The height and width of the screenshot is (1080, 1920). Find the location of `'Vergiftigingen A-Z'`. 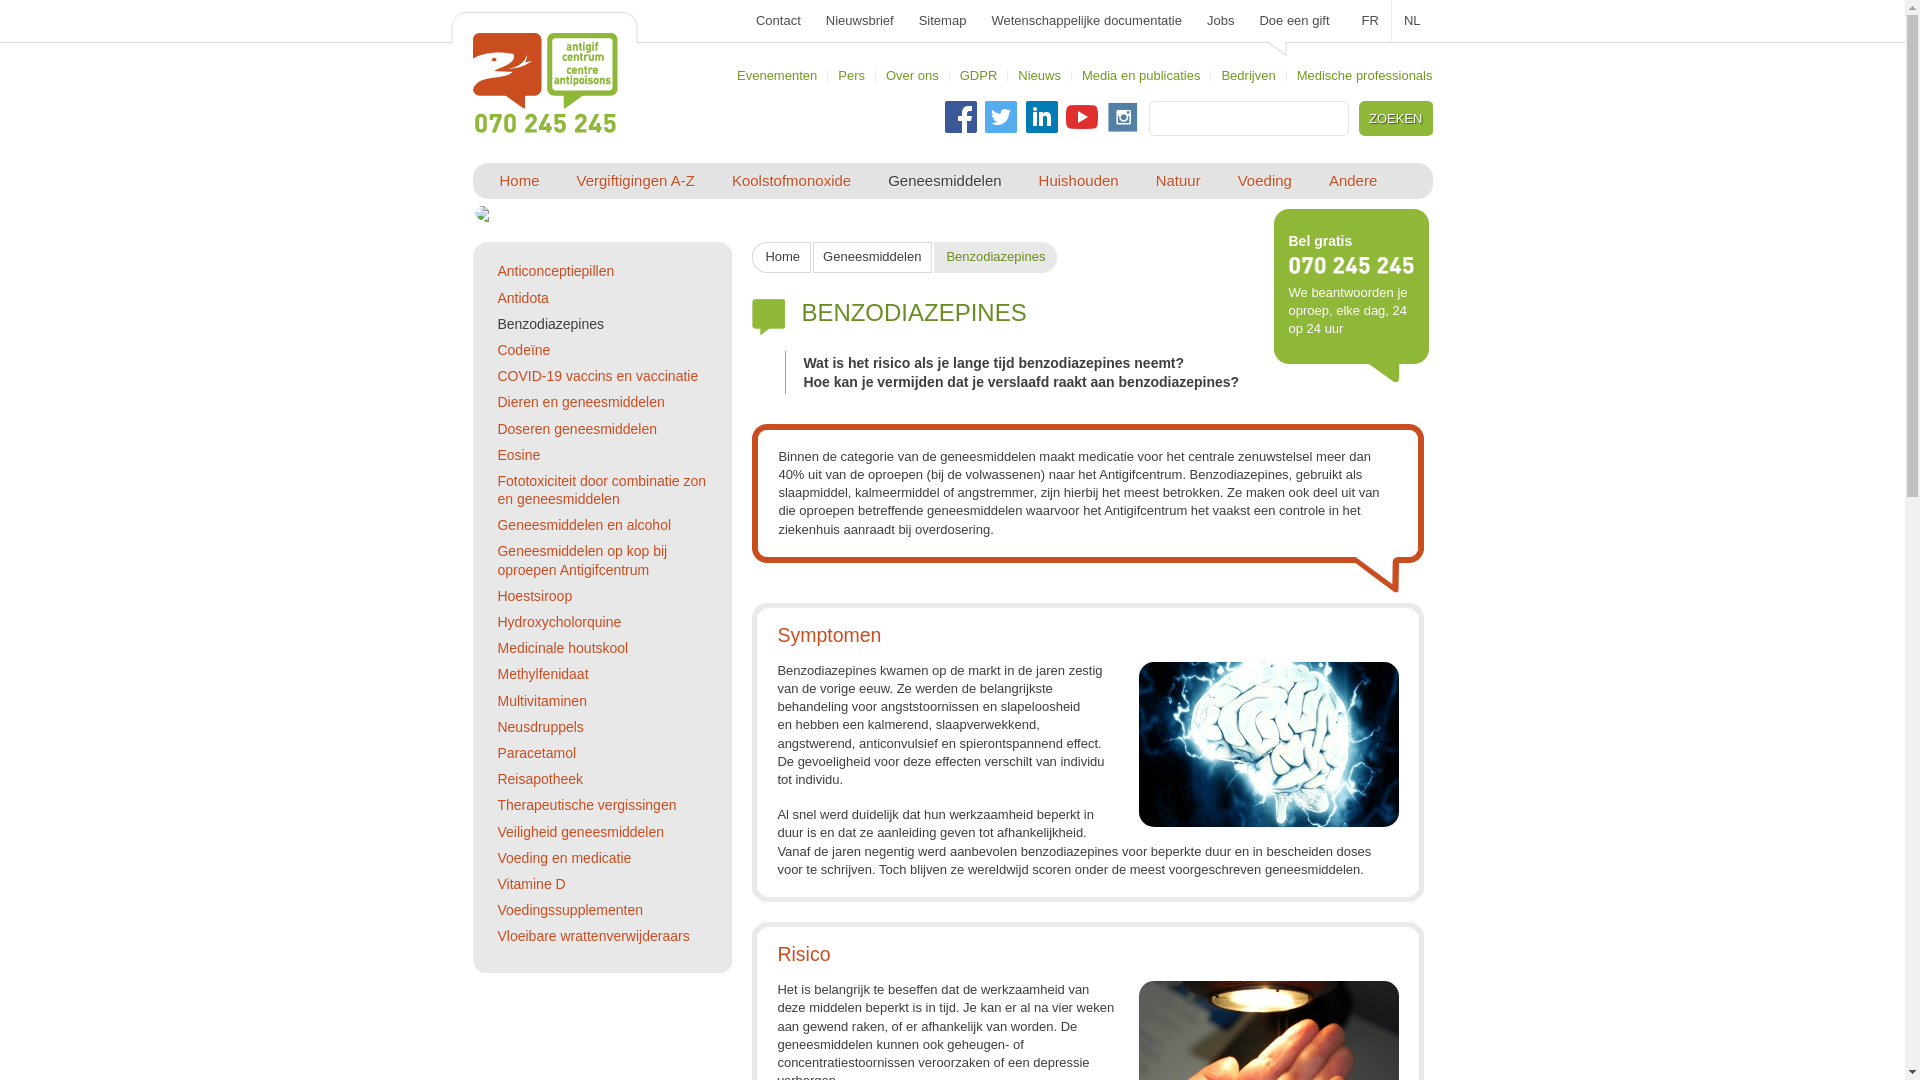

'Vergiftigingen A-Z' is located at coordinates (634, 181).